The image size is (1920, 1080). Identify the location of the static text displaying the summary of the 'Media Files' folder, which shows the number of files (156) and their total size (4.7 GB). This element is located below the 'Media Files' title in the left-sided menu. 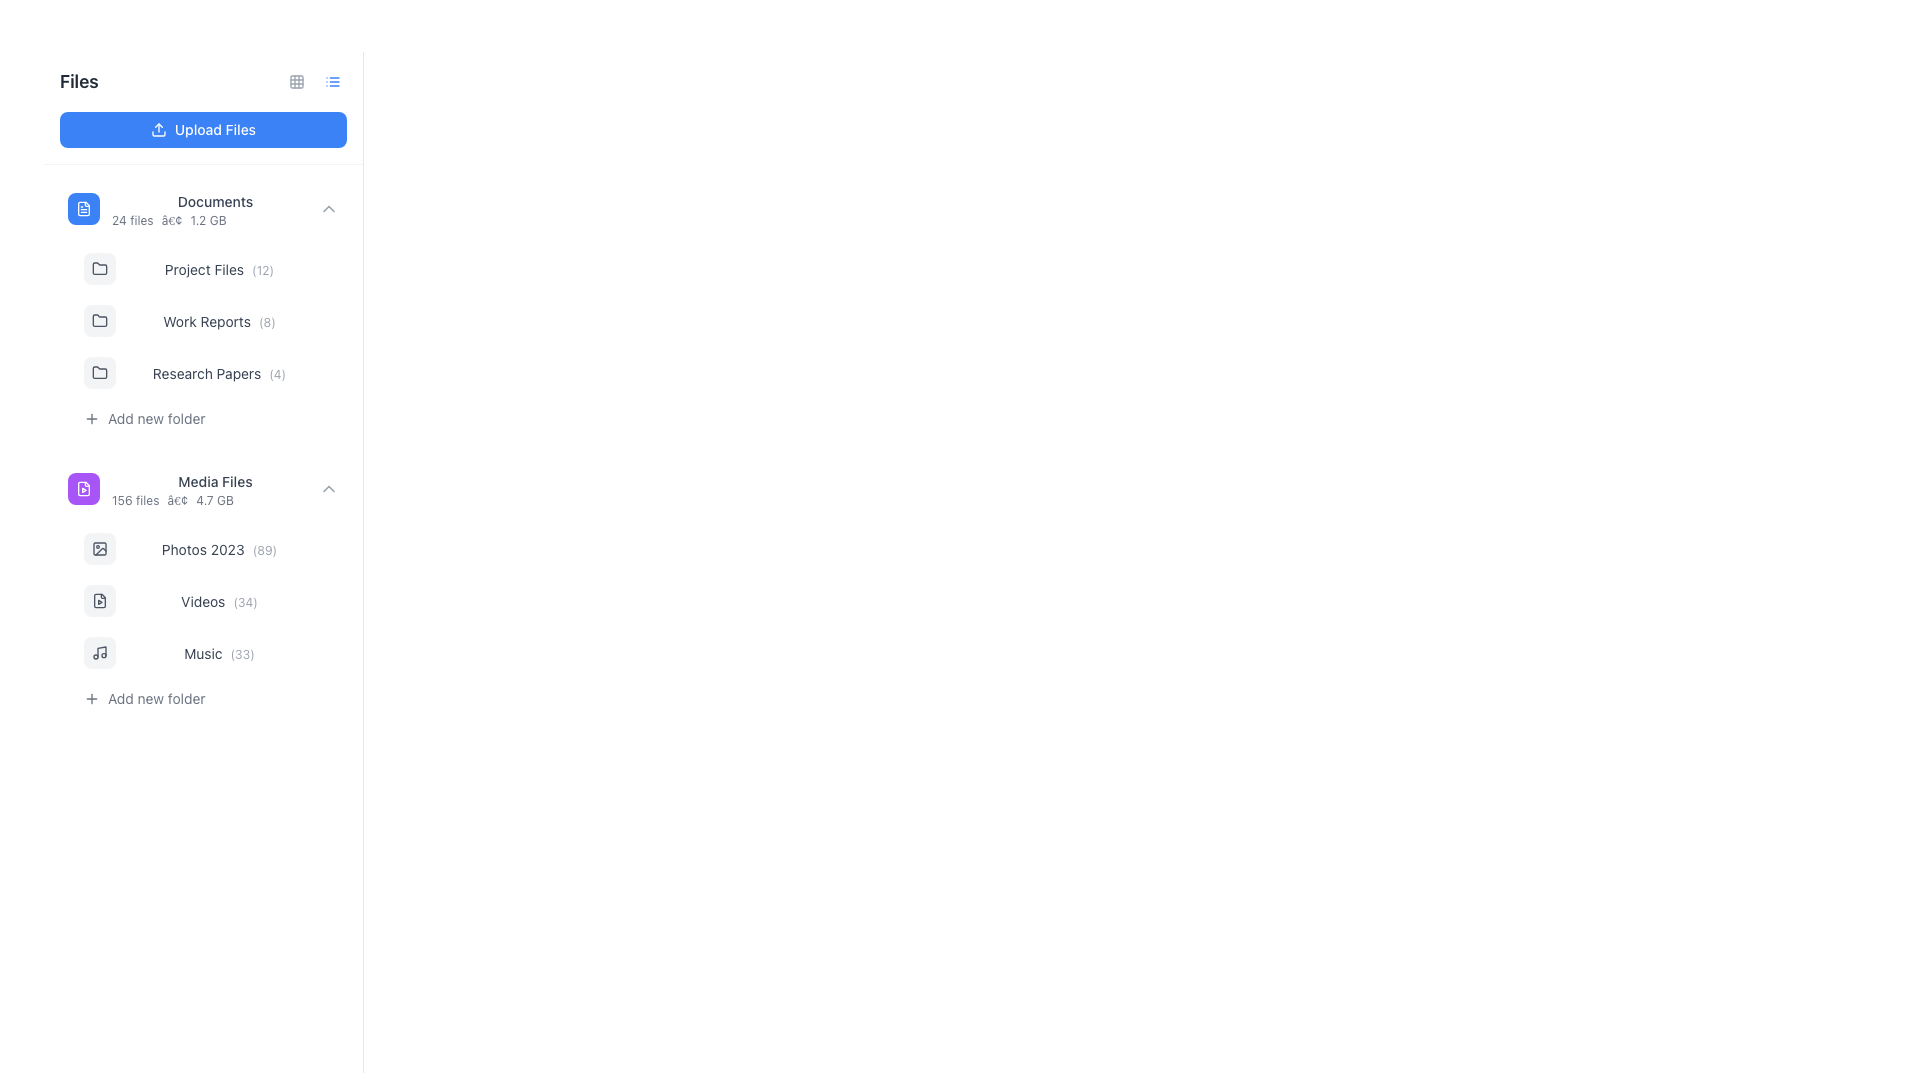
(215, 500).